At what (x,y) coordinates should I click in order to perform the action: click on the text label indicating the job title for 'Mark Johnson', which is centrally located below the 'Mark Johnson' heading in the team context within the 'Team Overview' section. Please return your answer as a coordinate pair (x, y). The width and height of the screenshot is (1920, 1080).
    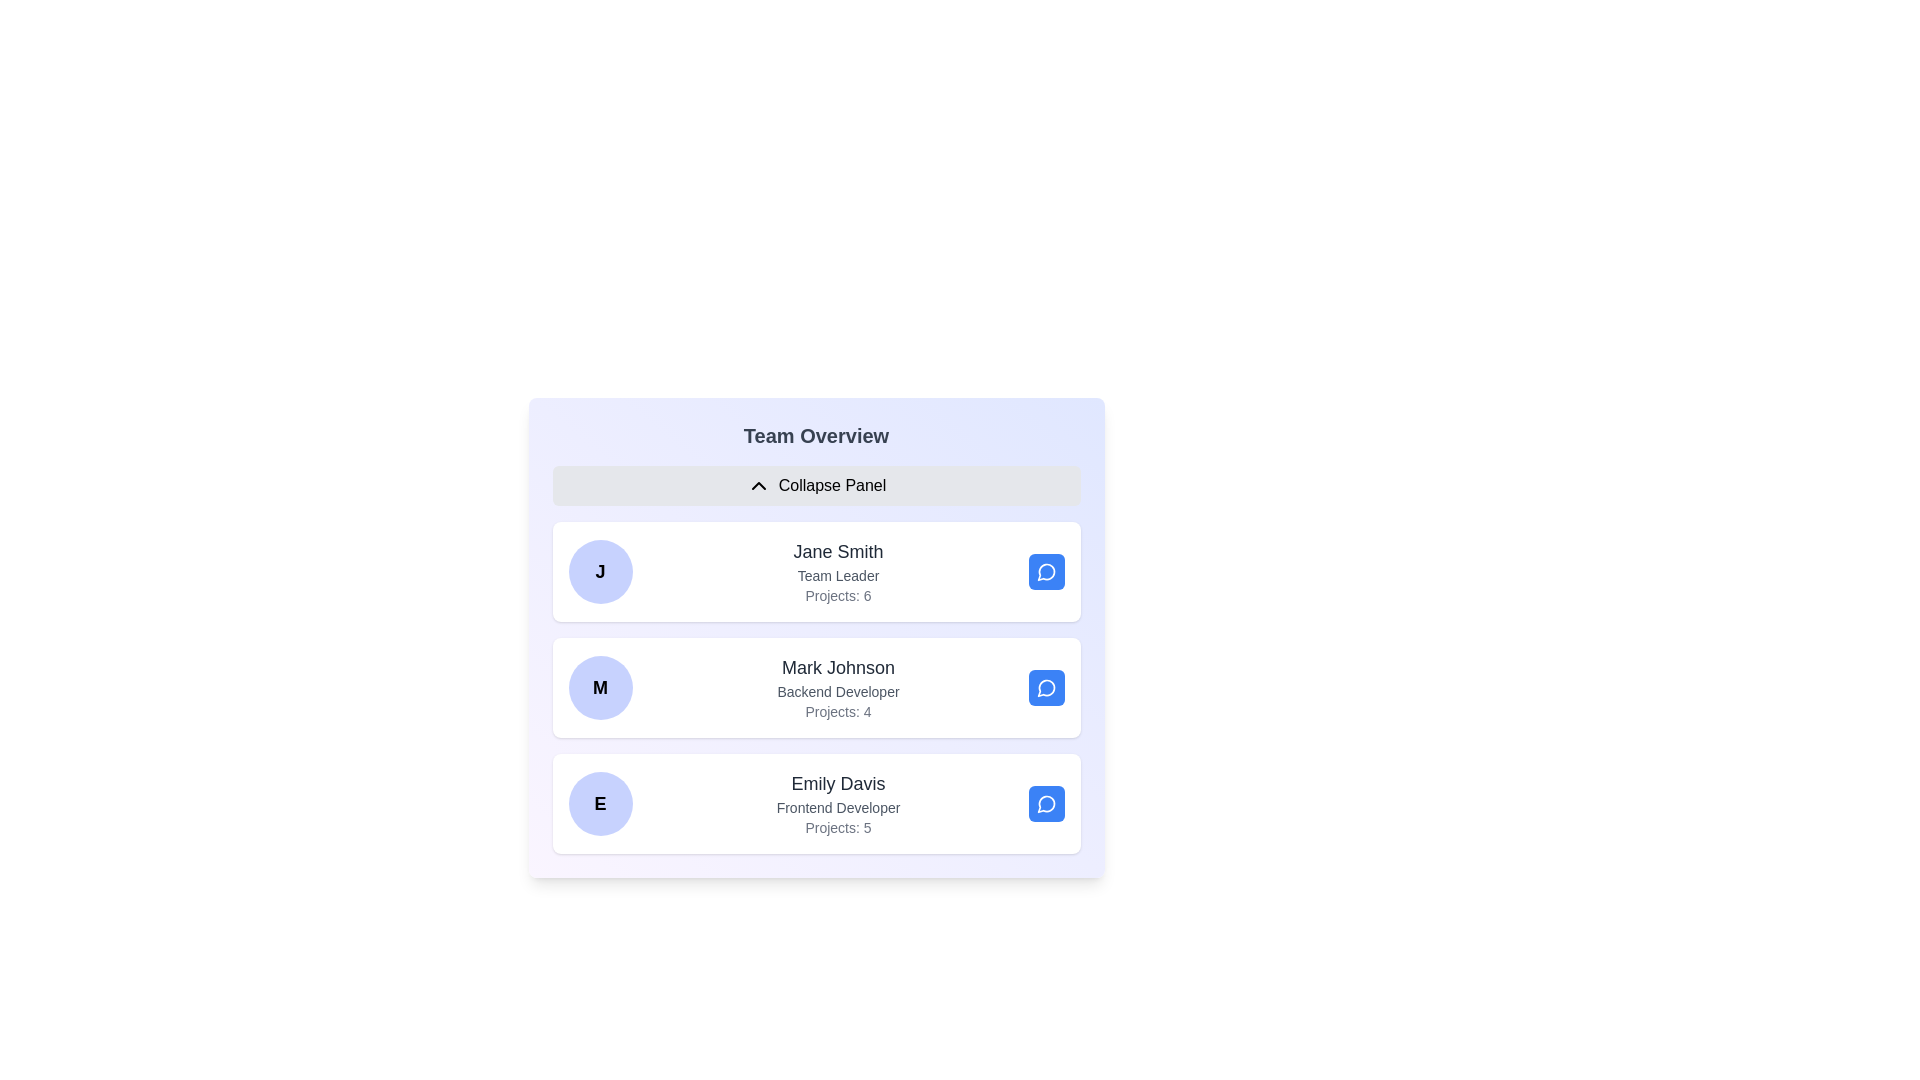
    Looking at the image, I should click on (838, 690).